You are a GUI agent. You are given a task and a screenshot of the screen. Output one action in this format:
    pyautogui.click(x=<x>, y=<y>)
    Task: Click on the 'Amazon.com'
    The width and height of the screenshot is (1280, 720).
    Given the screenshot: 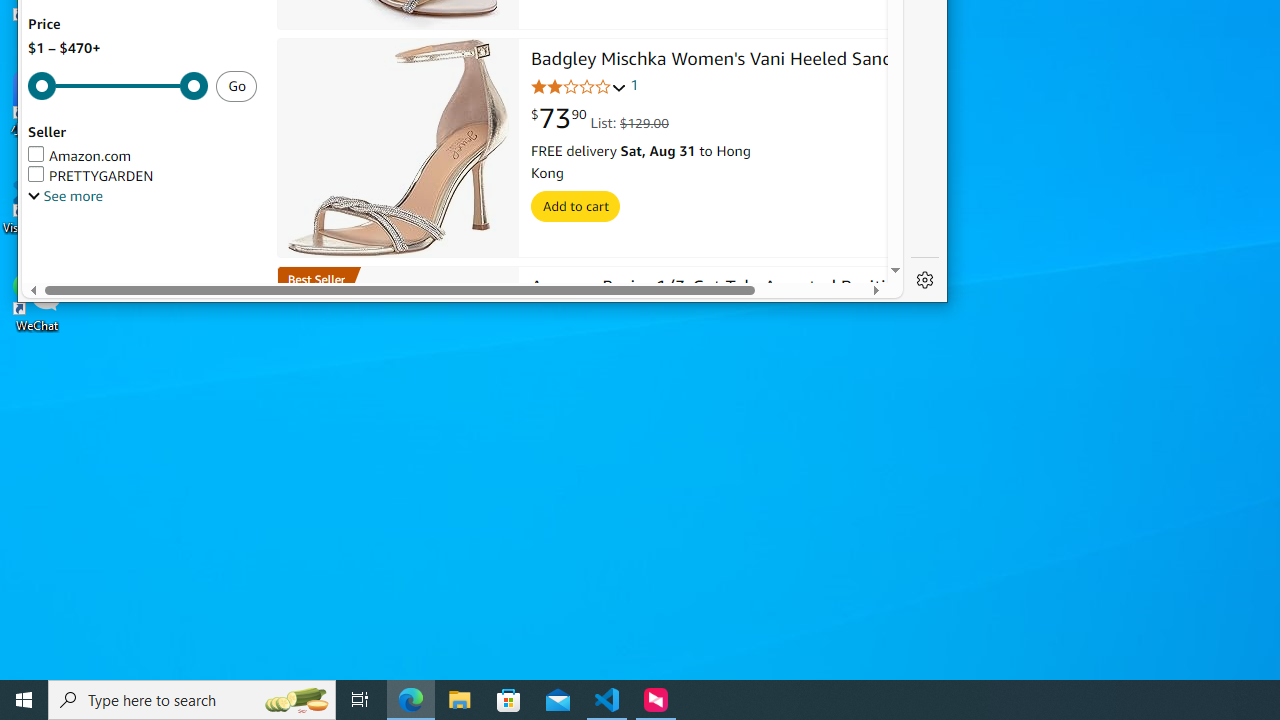 What is the action you would take?
    pyautogui.click(x=80, y=155)
    